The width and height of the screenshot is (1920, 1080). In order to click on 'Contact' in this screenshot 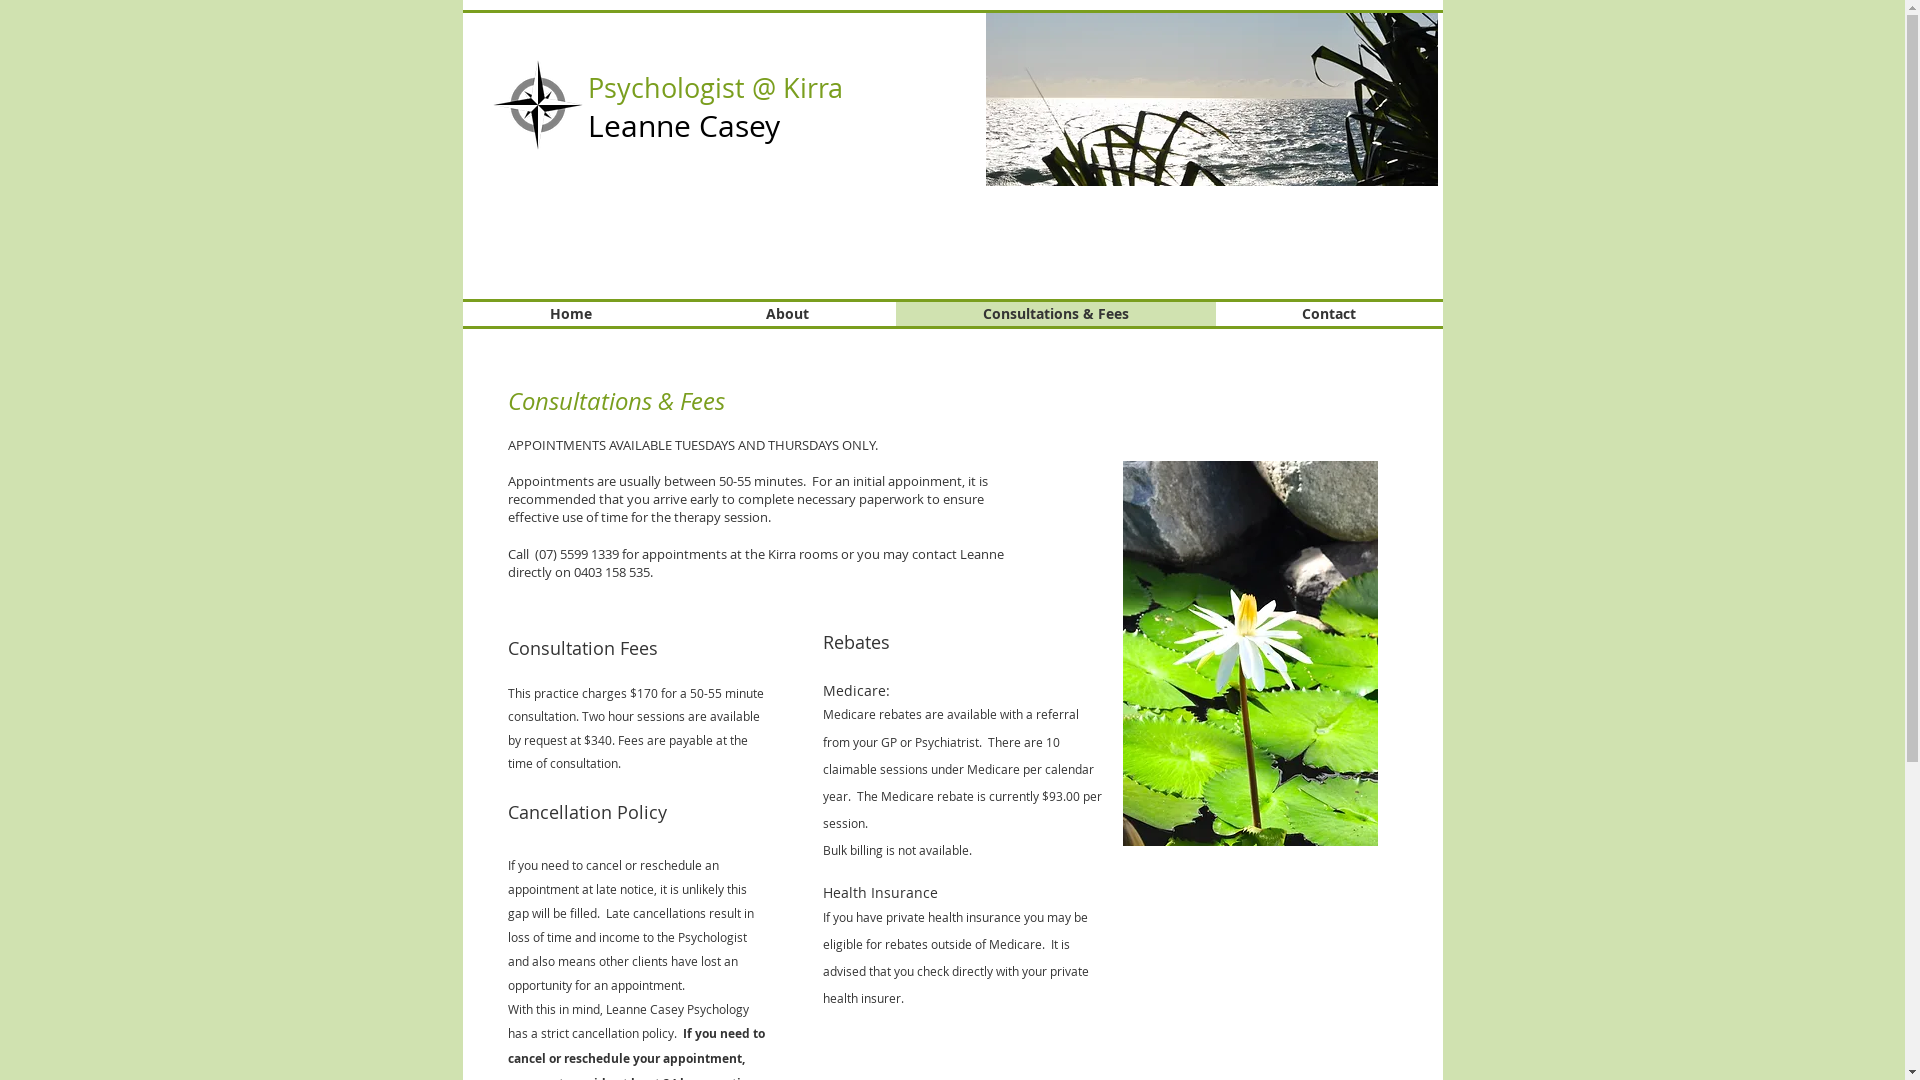, I will do `click(1329, 313)`.